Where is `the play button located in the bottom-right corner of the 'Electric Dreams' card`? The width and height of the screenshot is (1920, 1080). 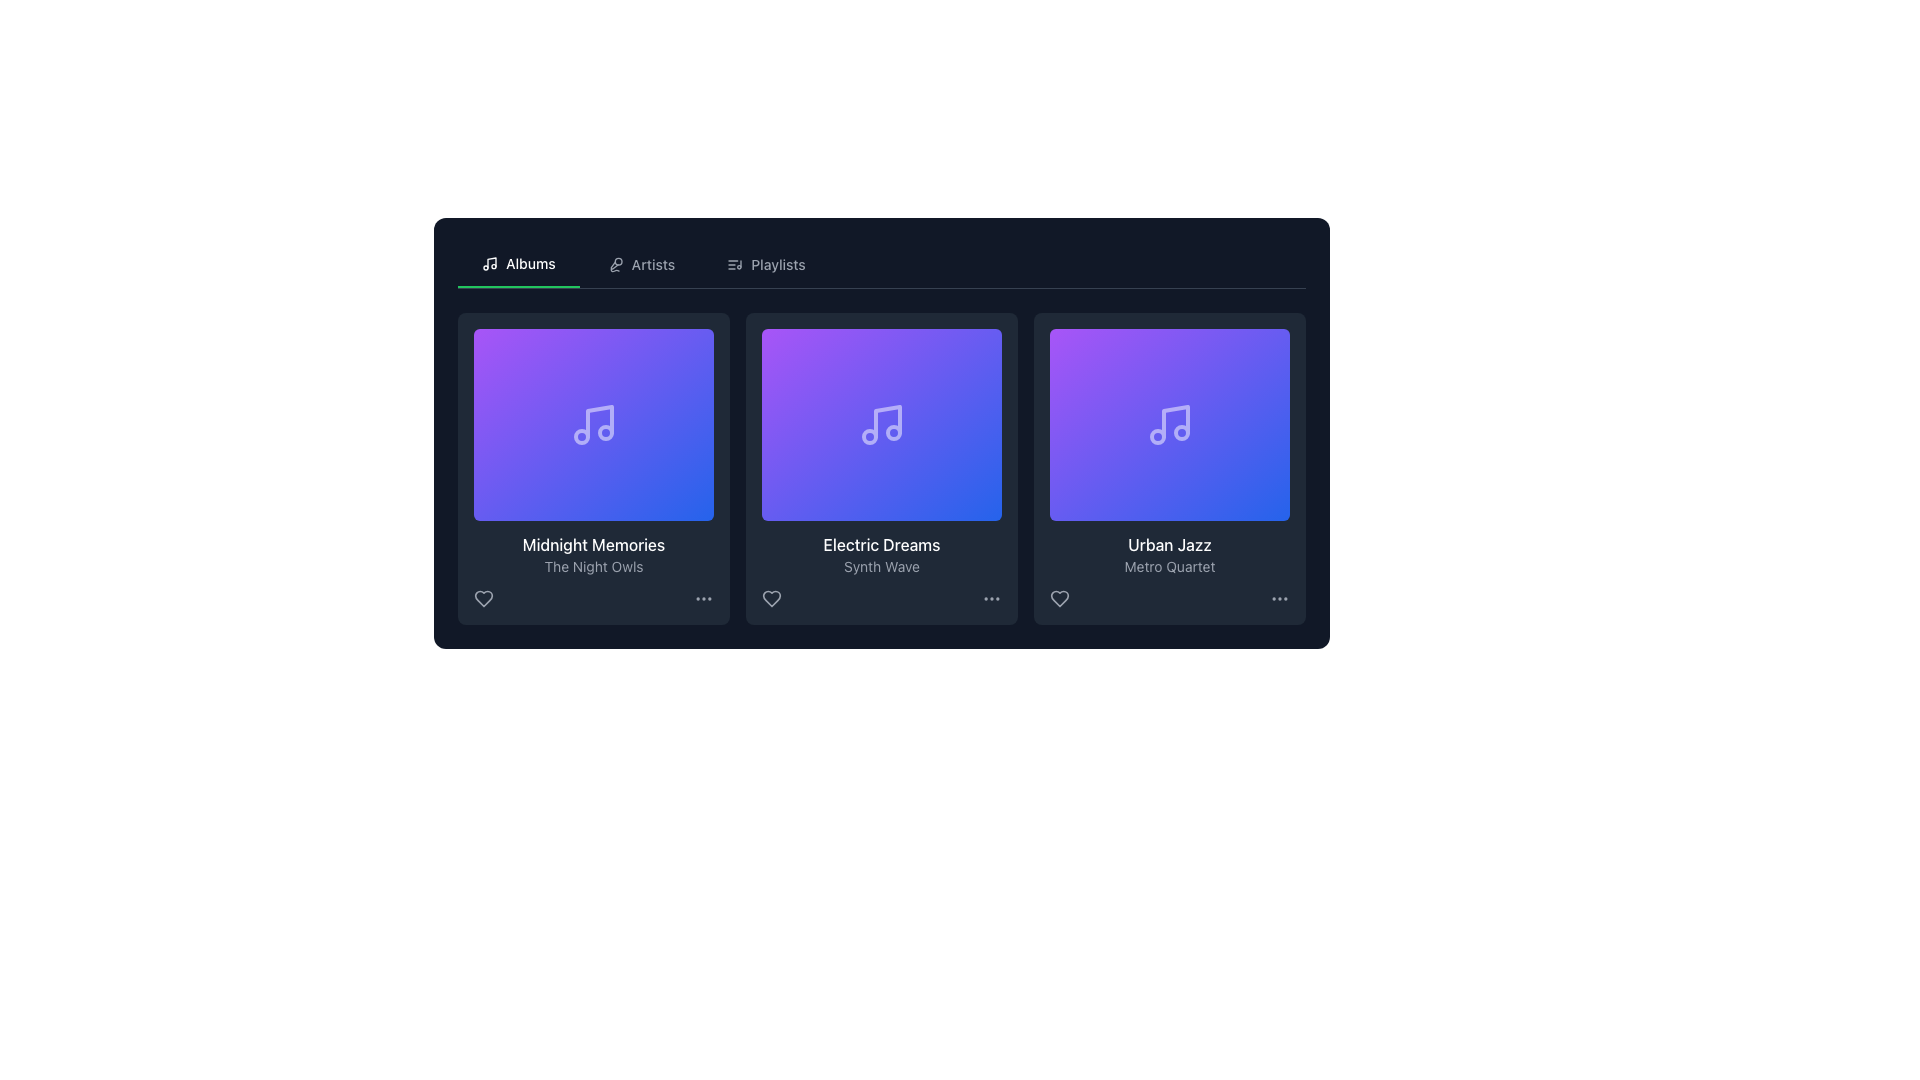 the play button located in the bottom-right corner of the 'Electric Dreams' card is located at coordinates (974, 493).